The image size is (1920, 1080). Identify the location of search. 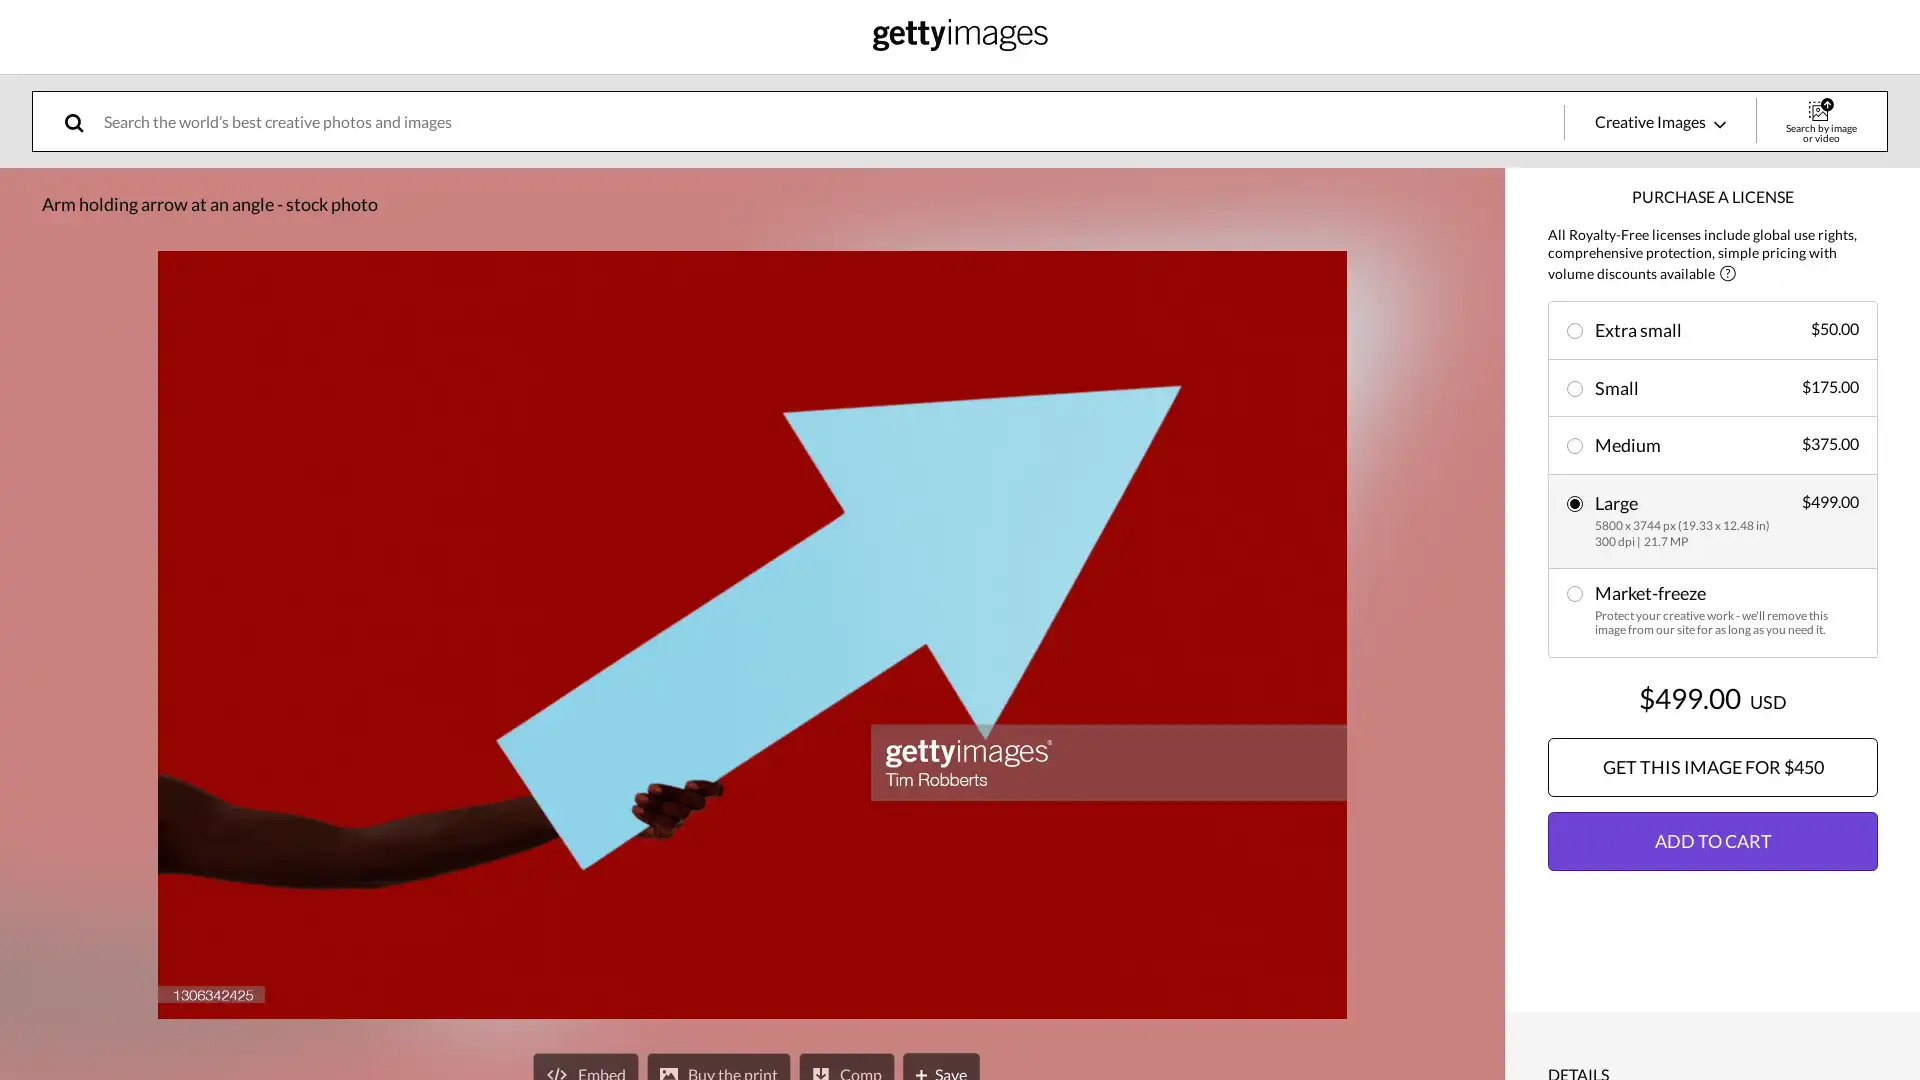
(88, 121).